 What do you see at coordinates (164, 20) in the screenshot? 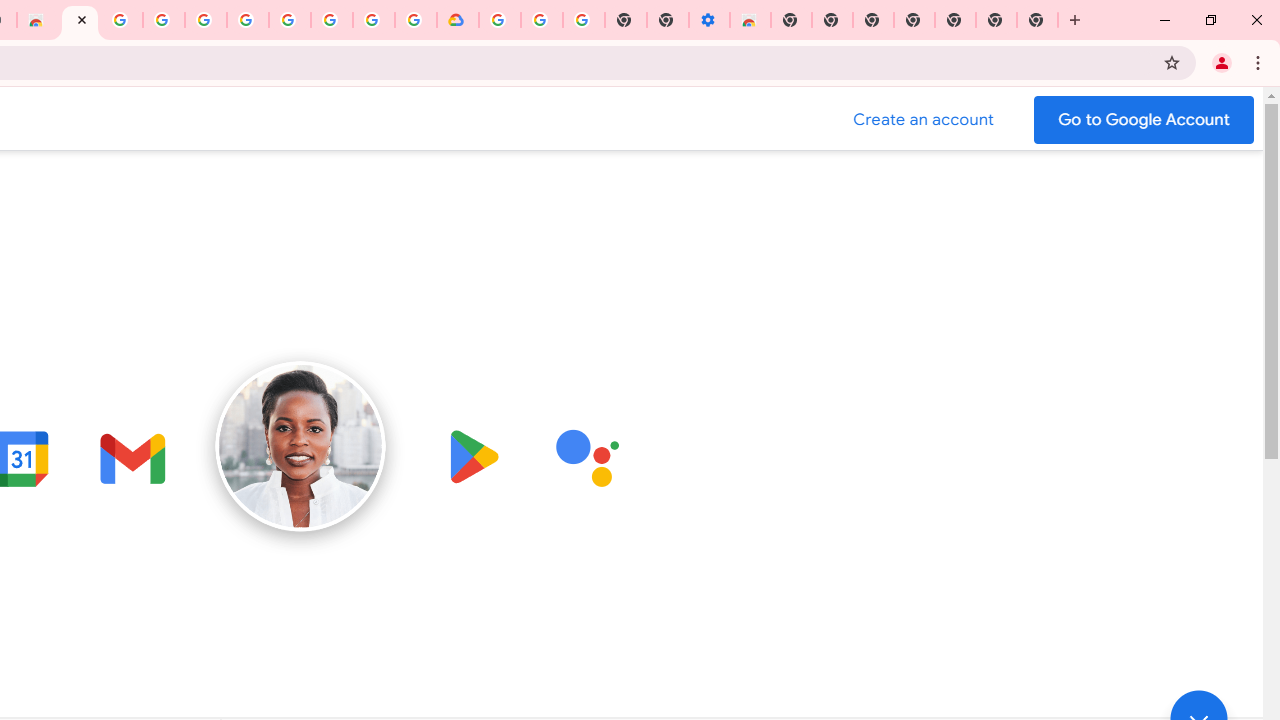
I see `'Ad Settings'` at bounding box center [164, 20].